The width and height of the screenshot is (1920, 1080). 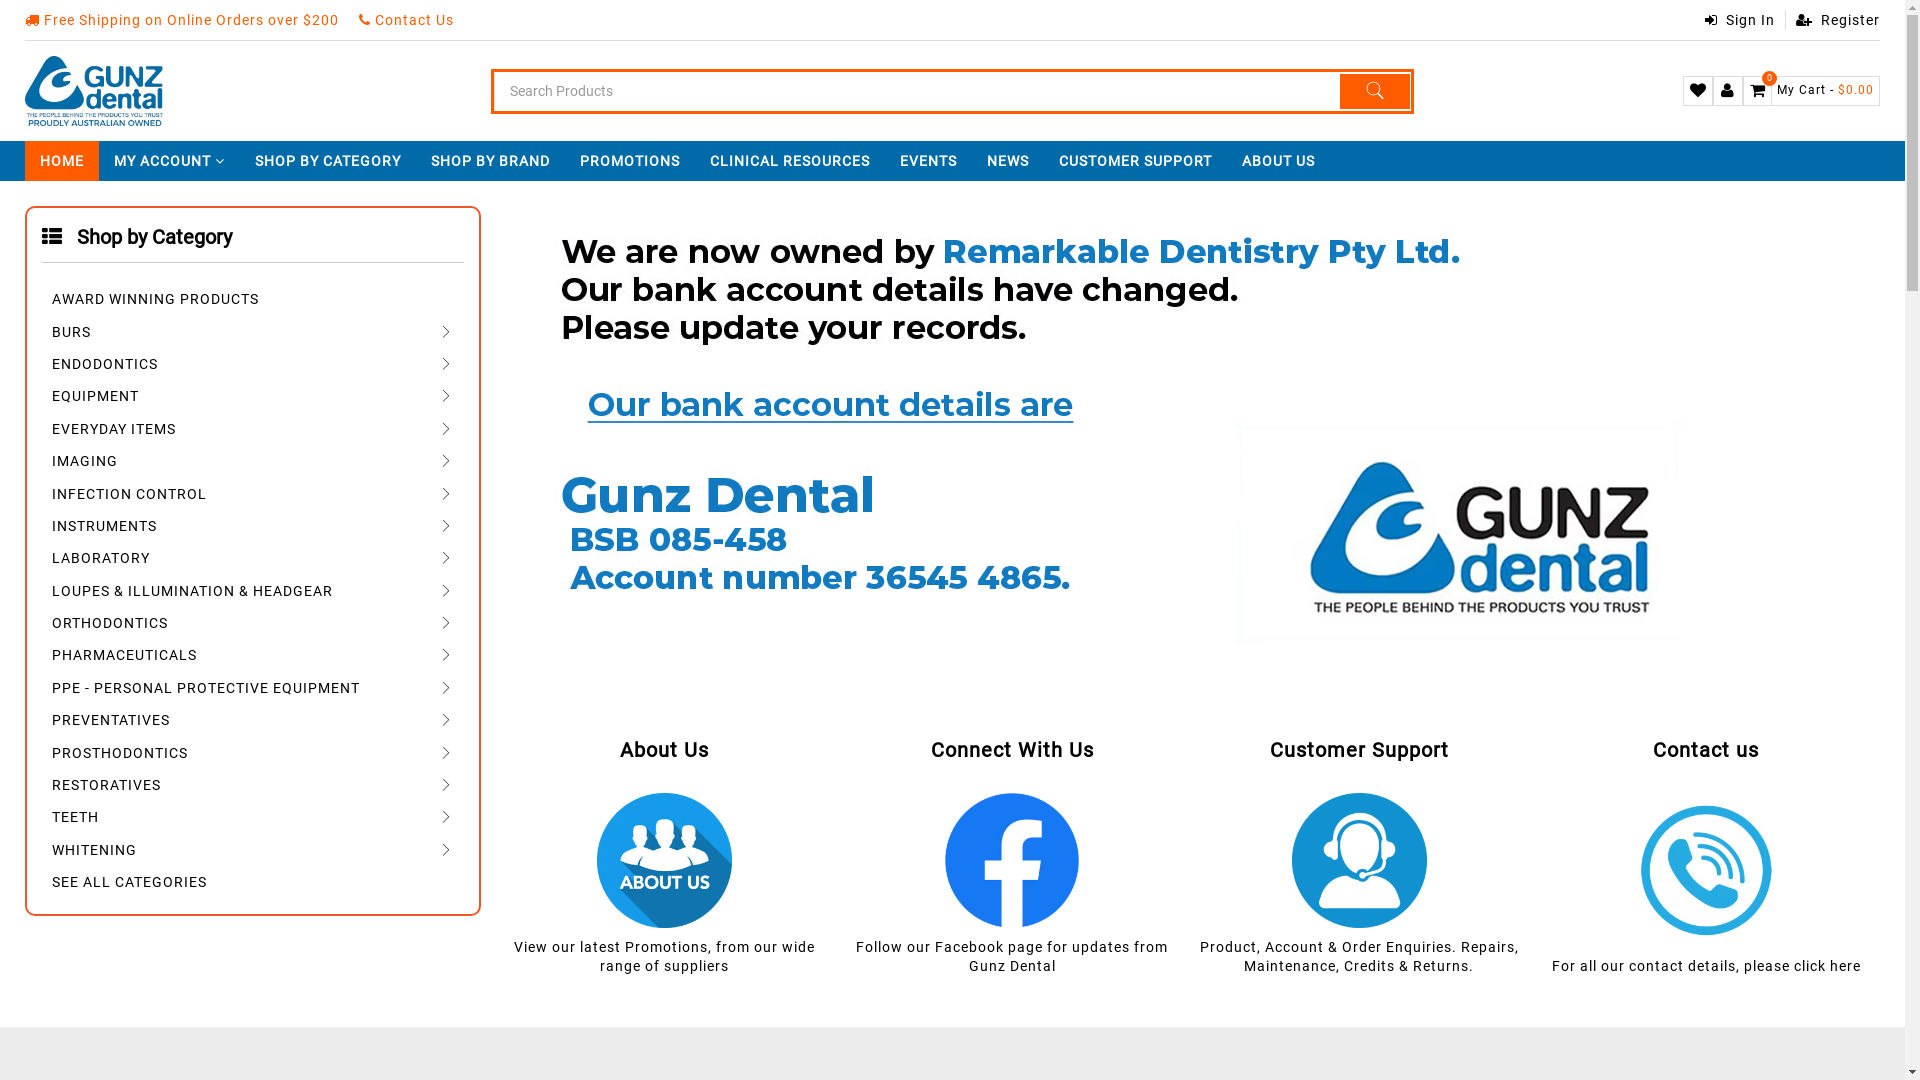 I want to click on 'ABOUT US', so click(x=1277, y=160).